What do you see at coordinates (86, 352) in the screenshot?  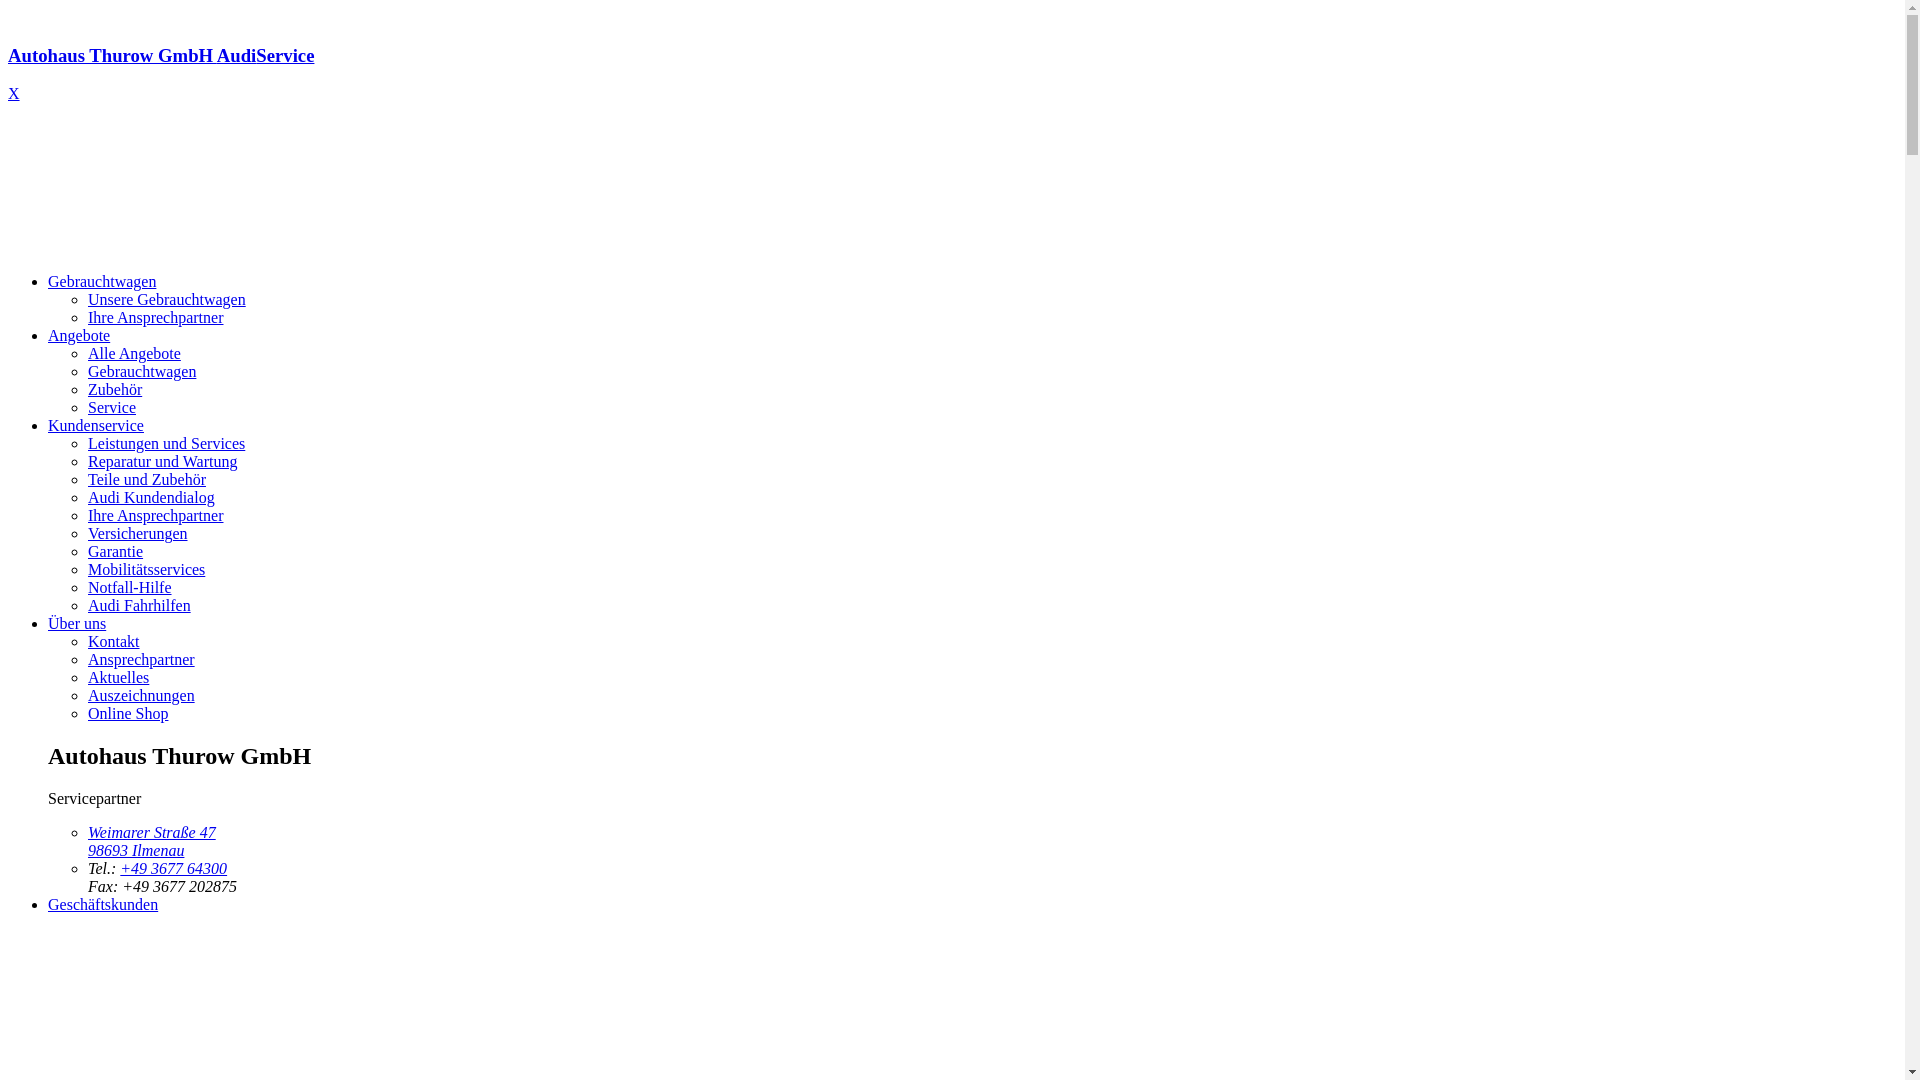 I see `'Alle Angebote'` at bounding box center [86, 352].